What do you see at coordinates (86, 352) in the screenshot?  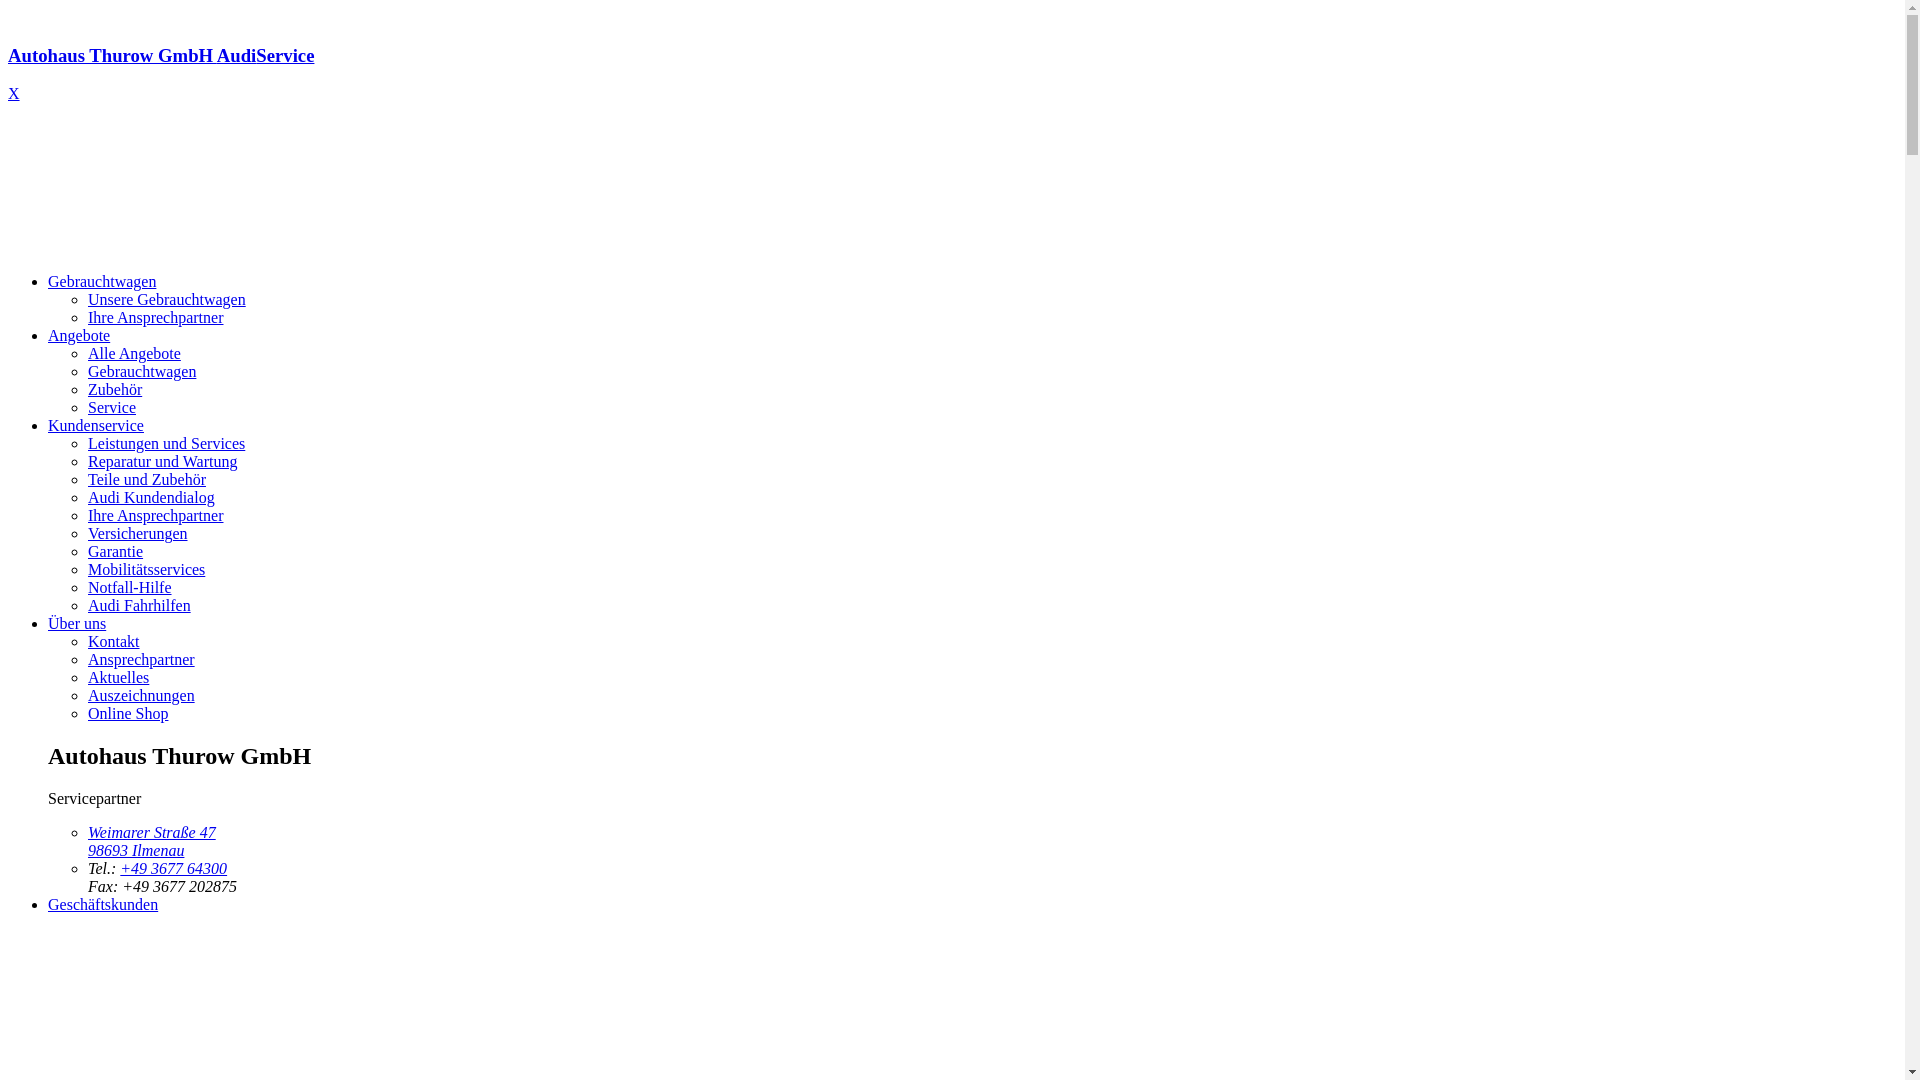 I see `'Alle Angebote'` at bounding box center [86, 352].